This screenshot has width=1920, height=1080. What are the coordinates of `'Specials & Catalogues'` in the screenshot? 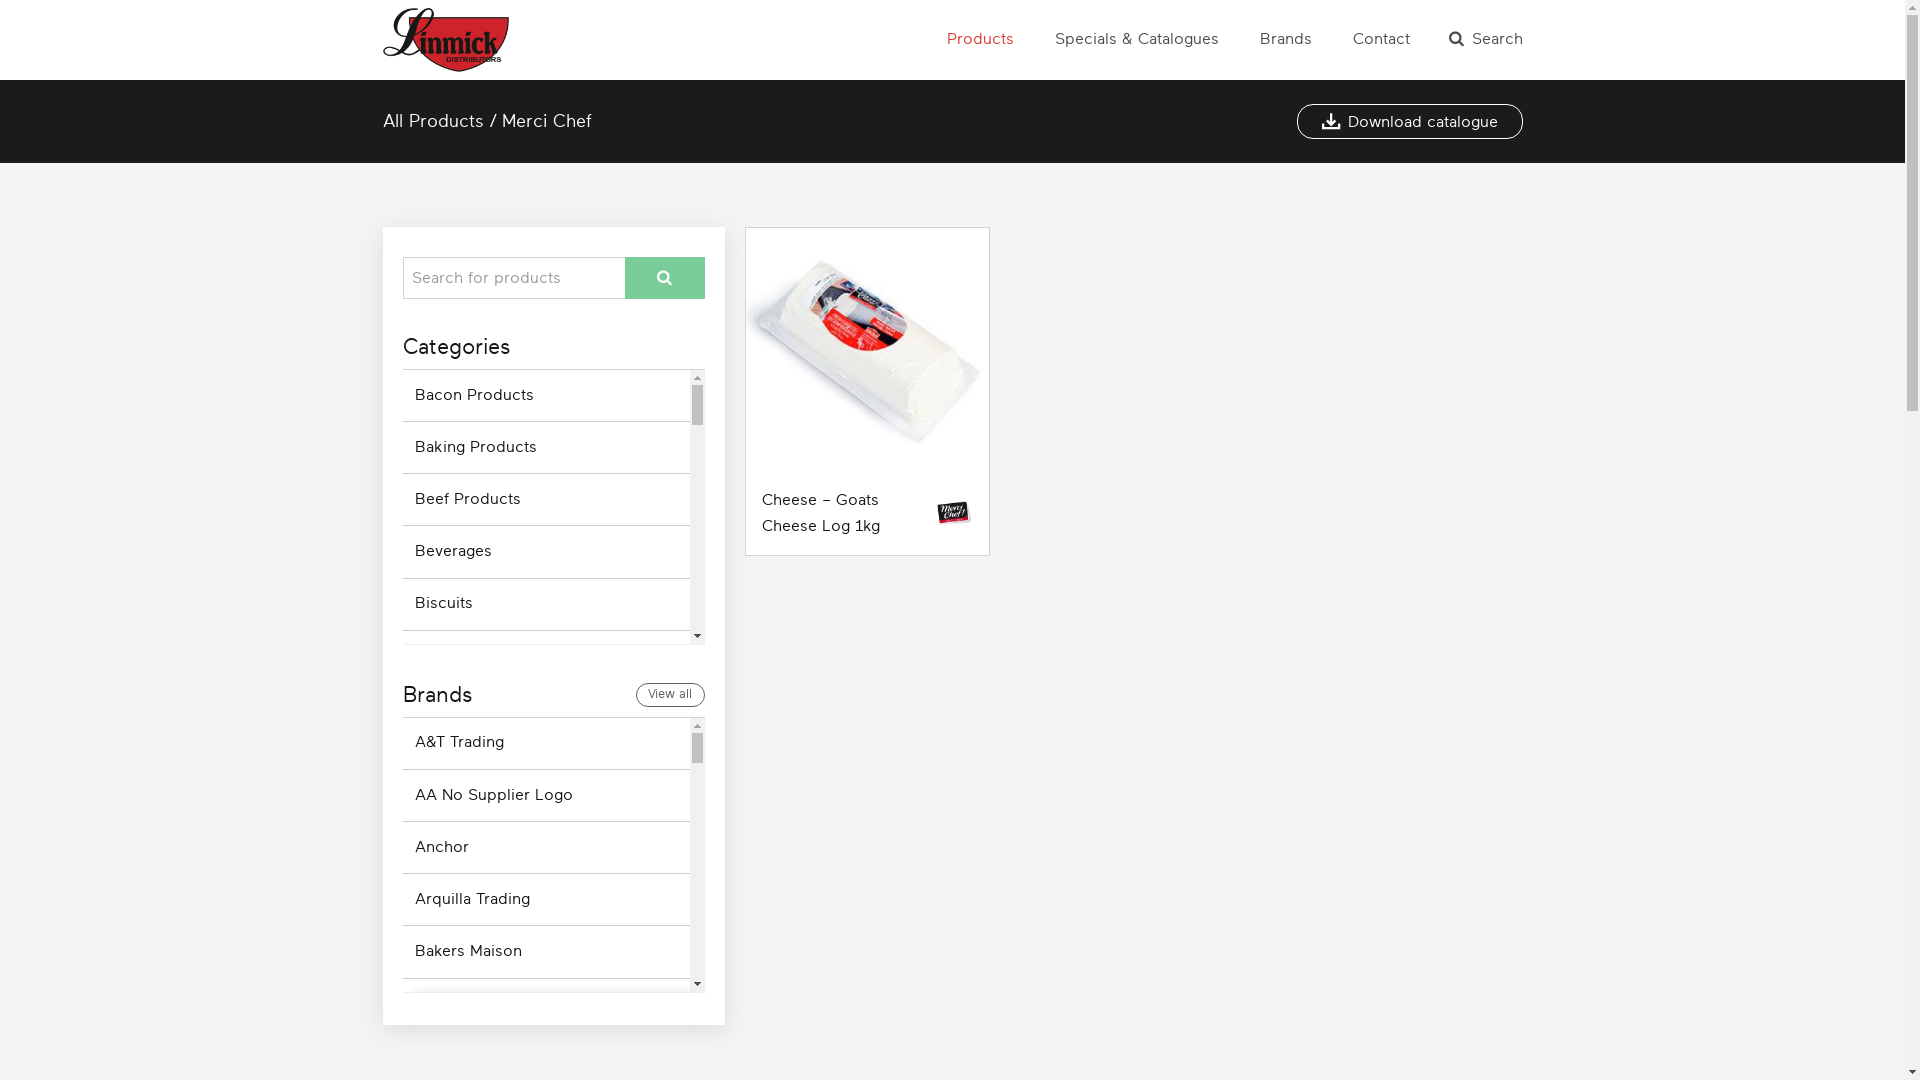 It's located at (1136, 39).